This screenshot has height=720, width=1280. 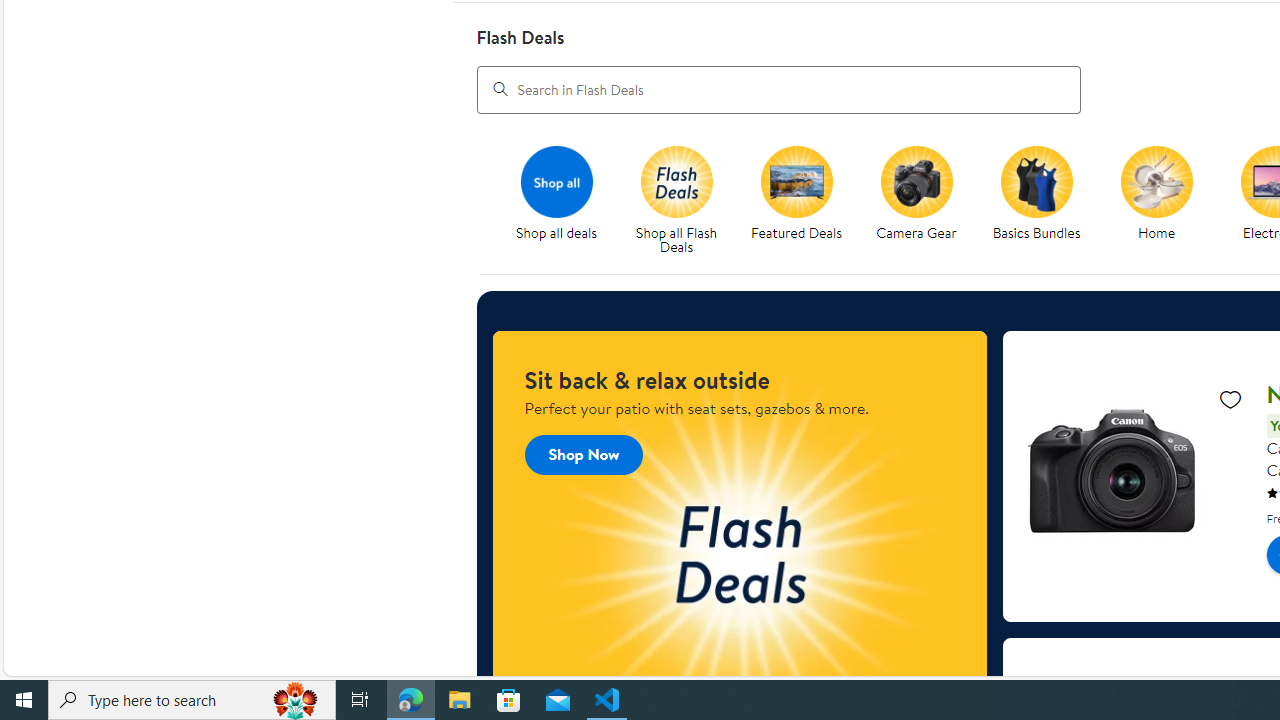 I want to click on 'Basics Bundles', so click(x=1036, y=181).